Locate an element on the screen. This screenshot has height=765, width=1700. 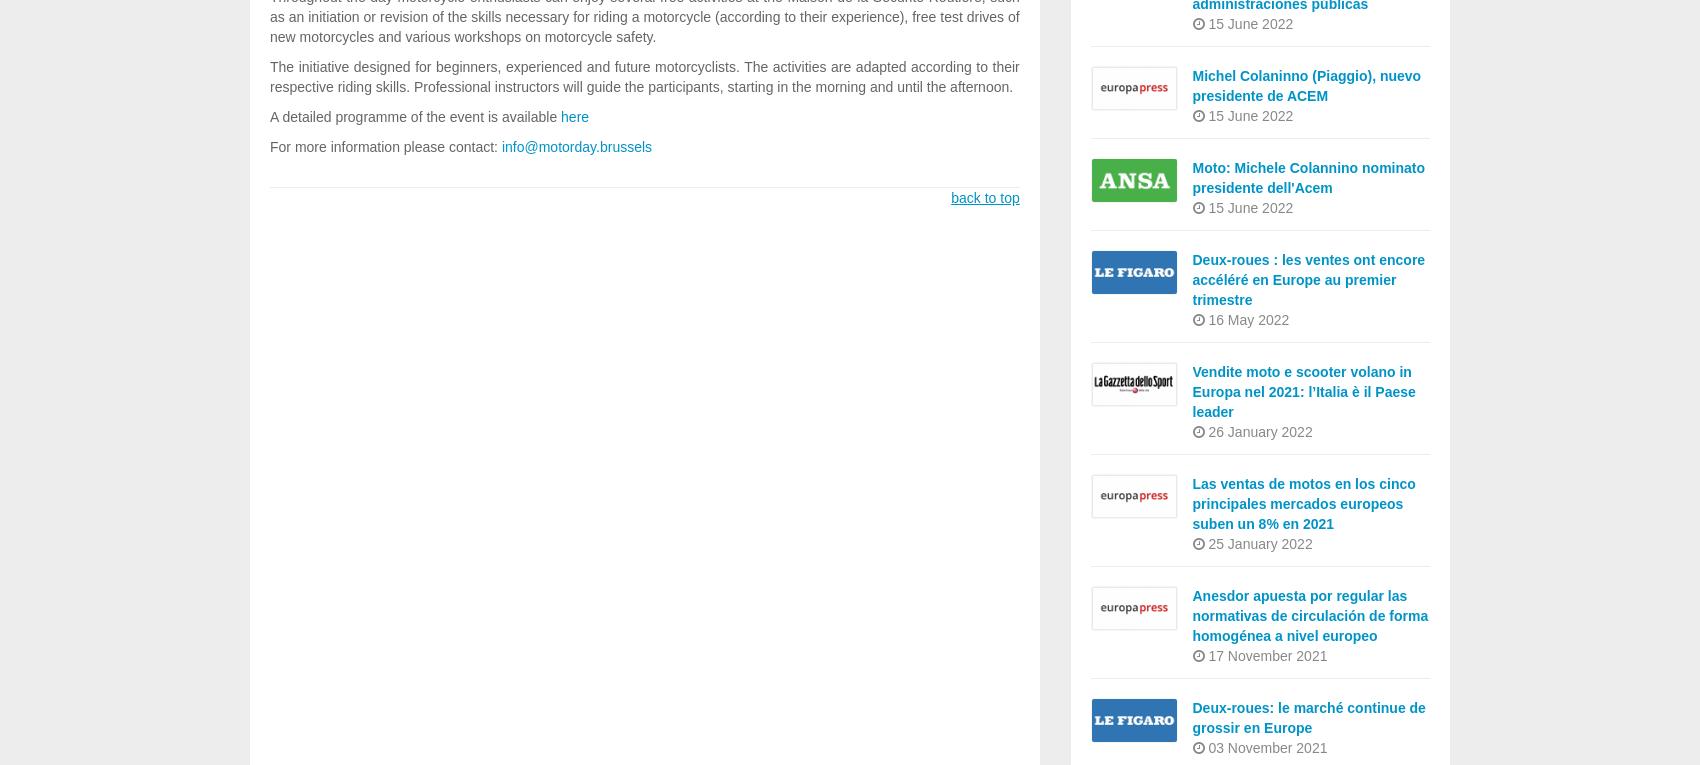
'Michel Colaninno (Piaggio), nuevo presidente de ACEM' is located at coordinates (1191, 85).